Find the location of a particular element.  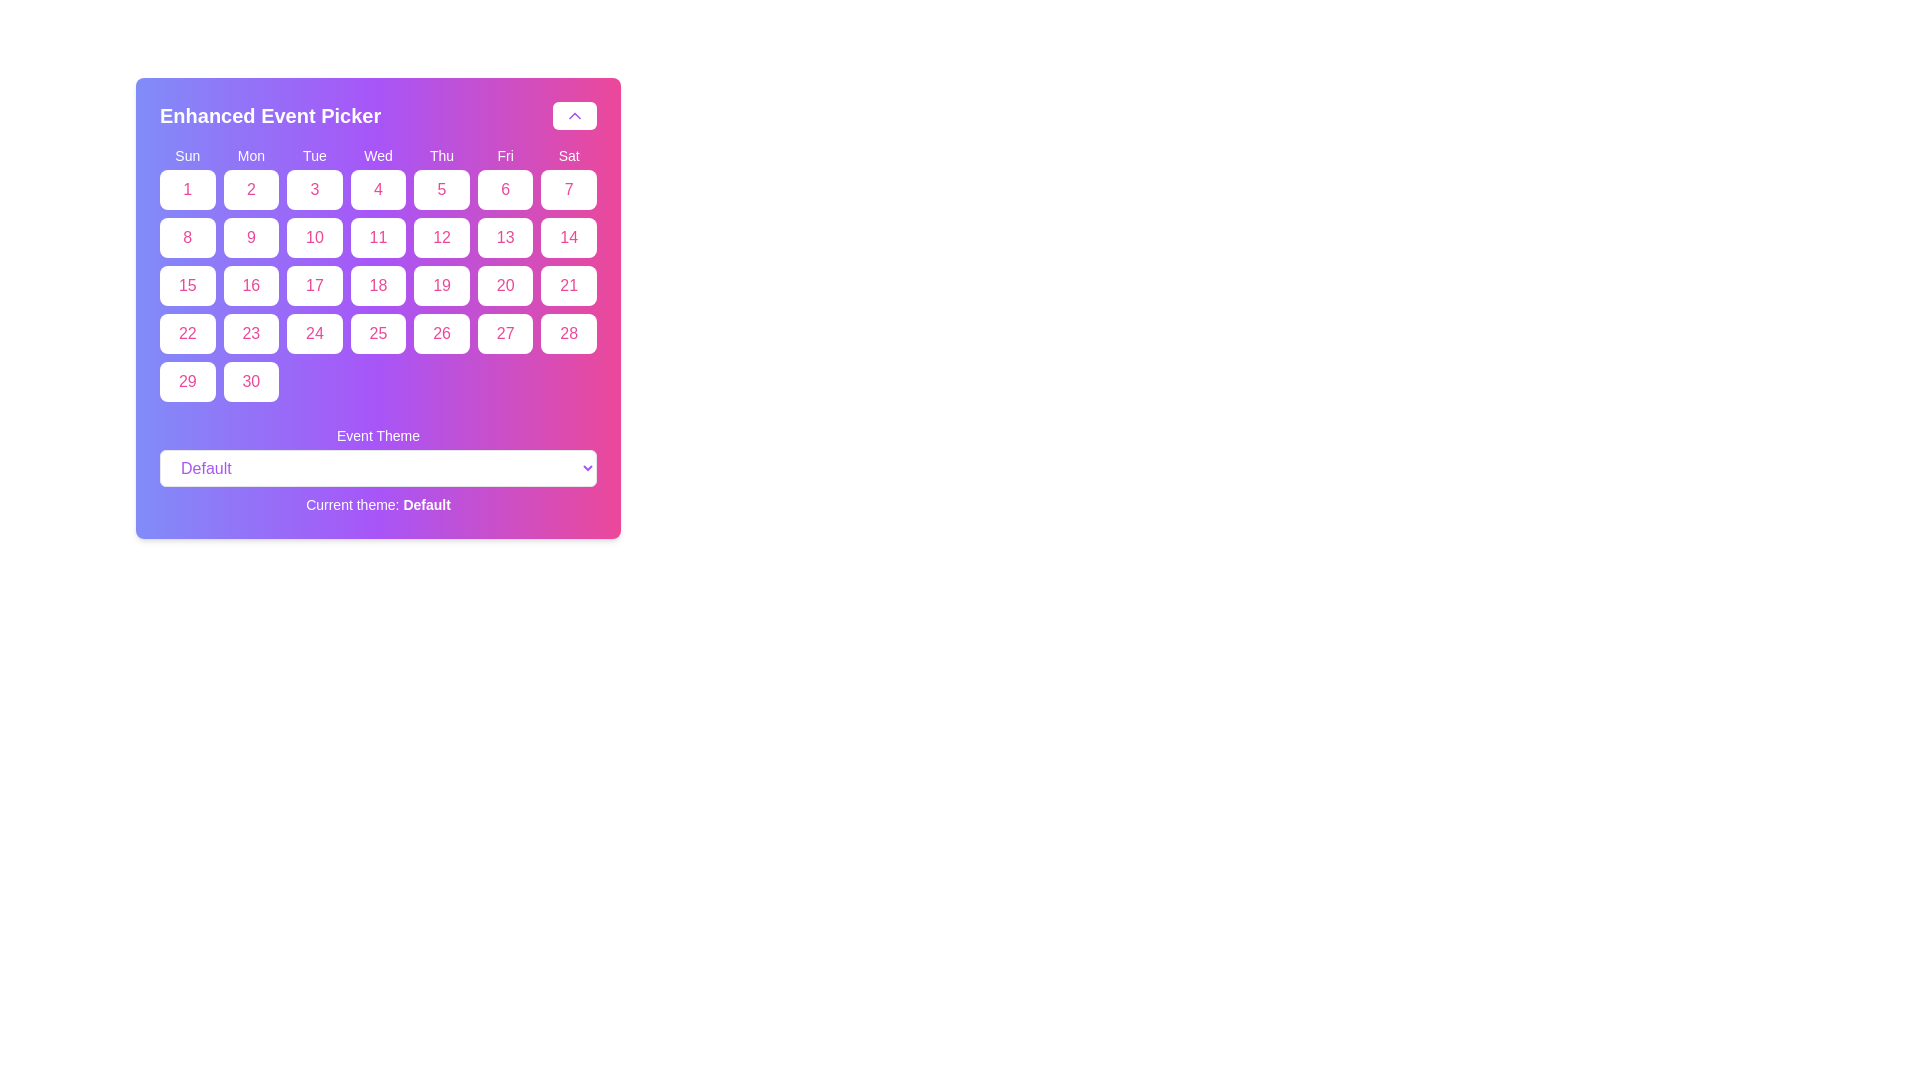

the rounded rectangular button labeled '13' with a white background and pink text is located at coordinates (505, 237).